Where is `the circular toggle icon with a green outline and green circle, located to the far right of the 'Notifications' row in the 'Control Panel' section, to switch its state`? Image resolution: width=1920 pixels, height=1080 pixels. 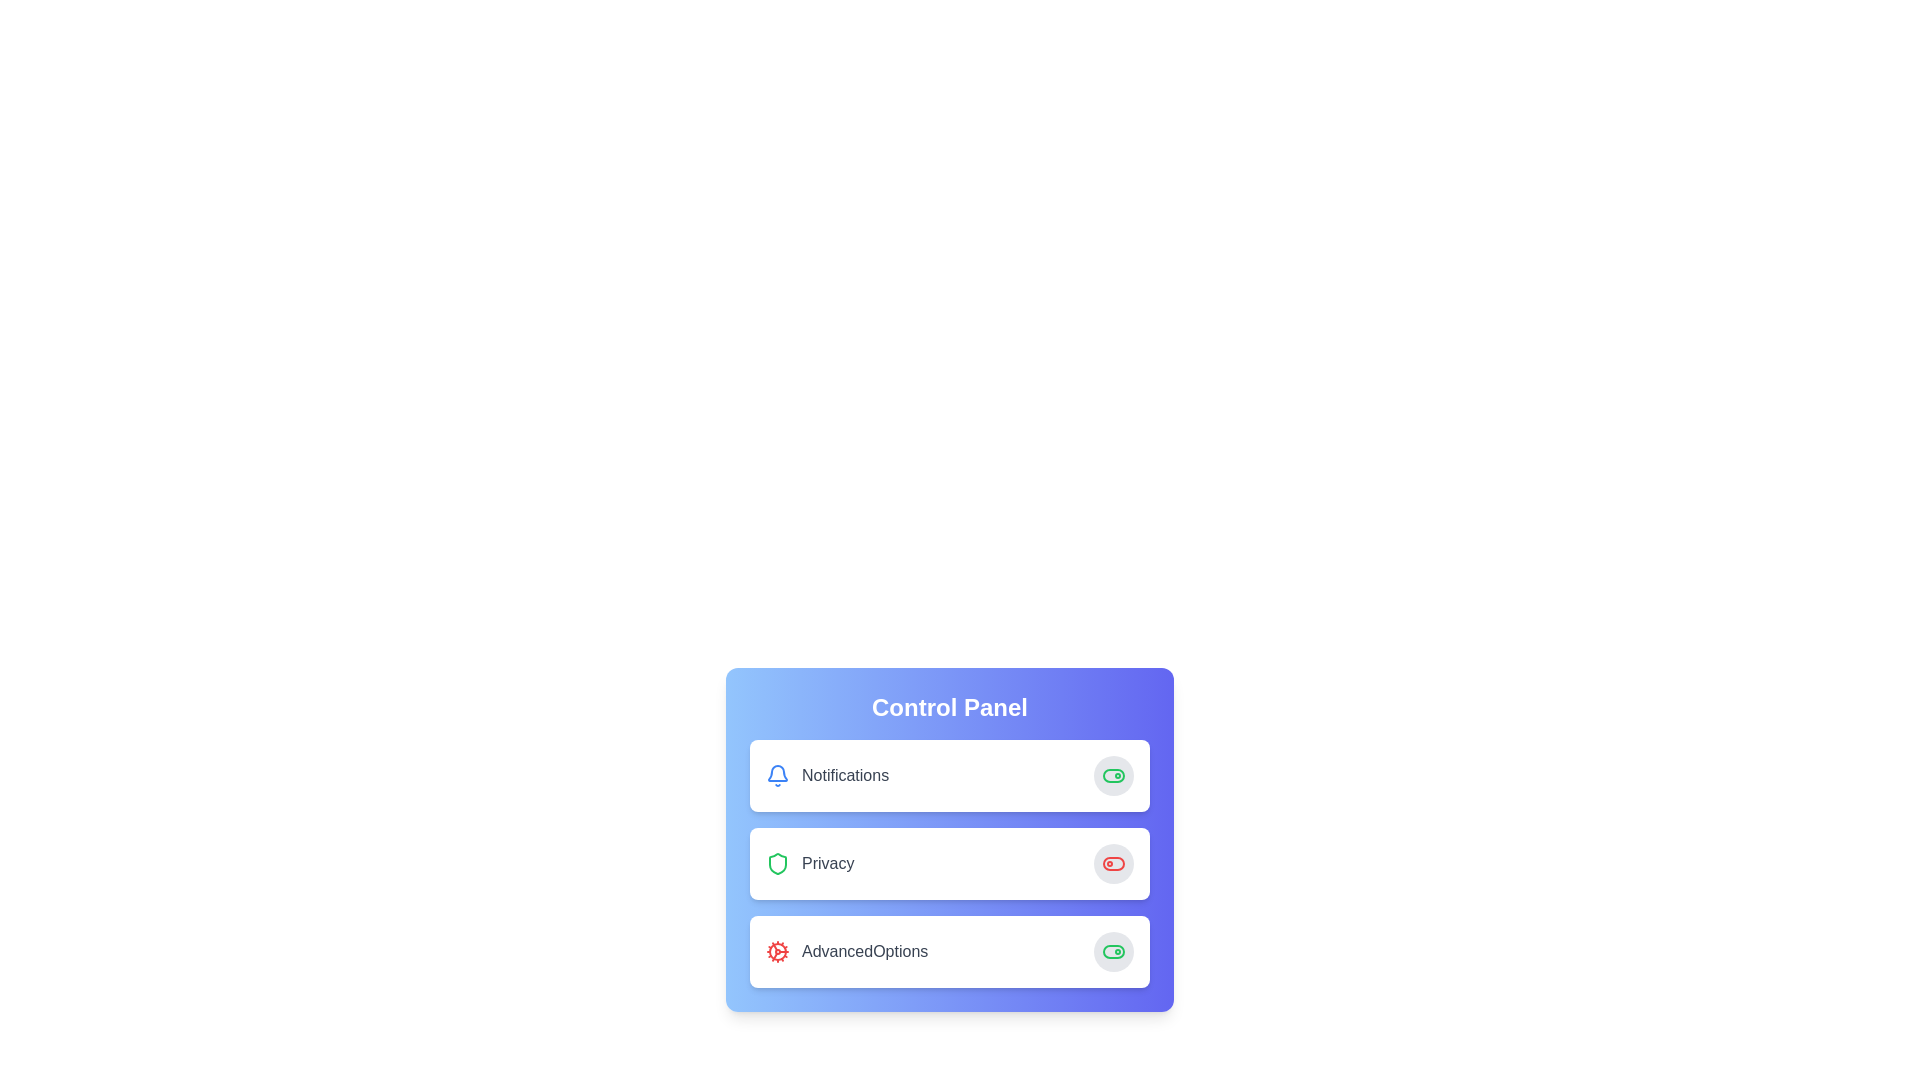
the circular toggle icon with a green outline and green circle, located to the far right of the 'Notifications' row in the 'Control Panel' section, to switch its state is located at coordinates (1112, 774).